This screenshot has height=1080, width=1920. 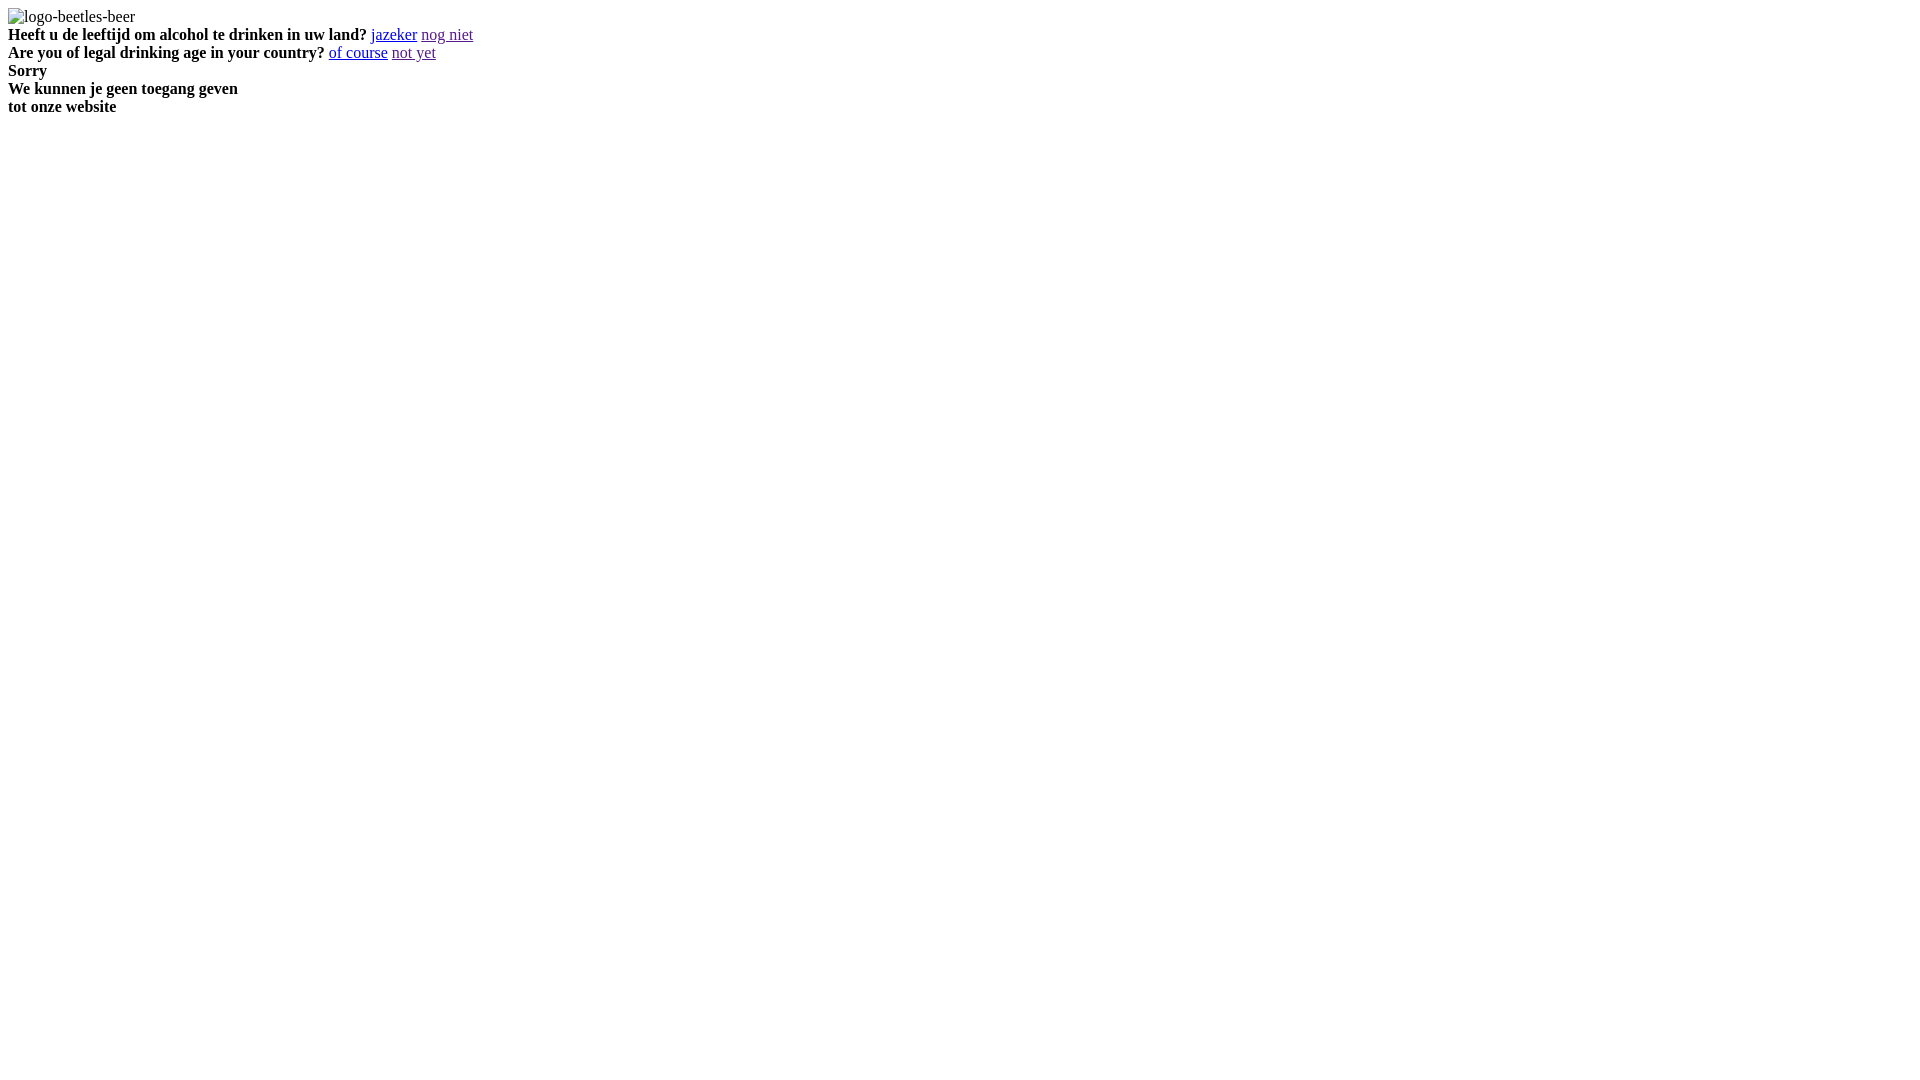 I want to click on 'logo-beetles-beer', so click(x=71, y=16).